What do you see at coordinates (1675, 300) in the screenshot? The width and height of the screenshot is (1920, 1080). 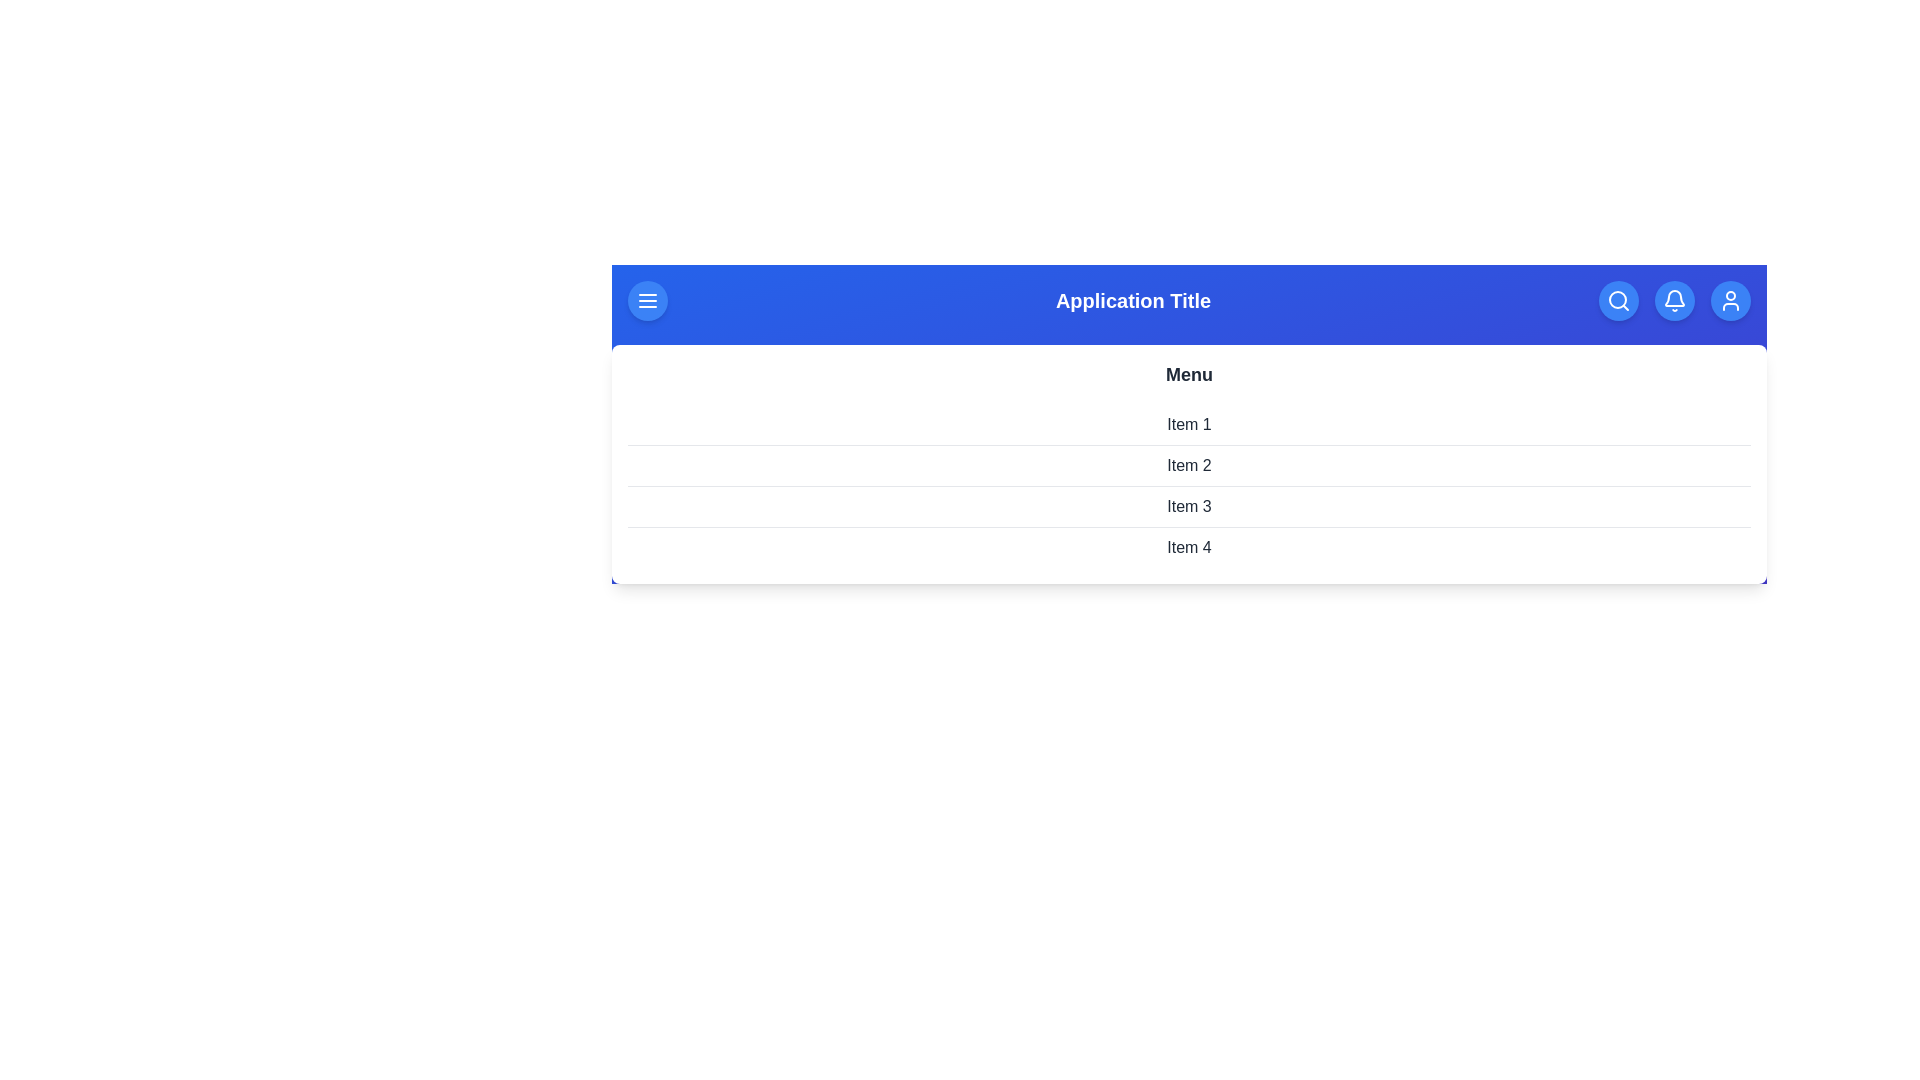 I see `the button labeled Notifications to observe its hover effect` at bounding box center [1675, 300].